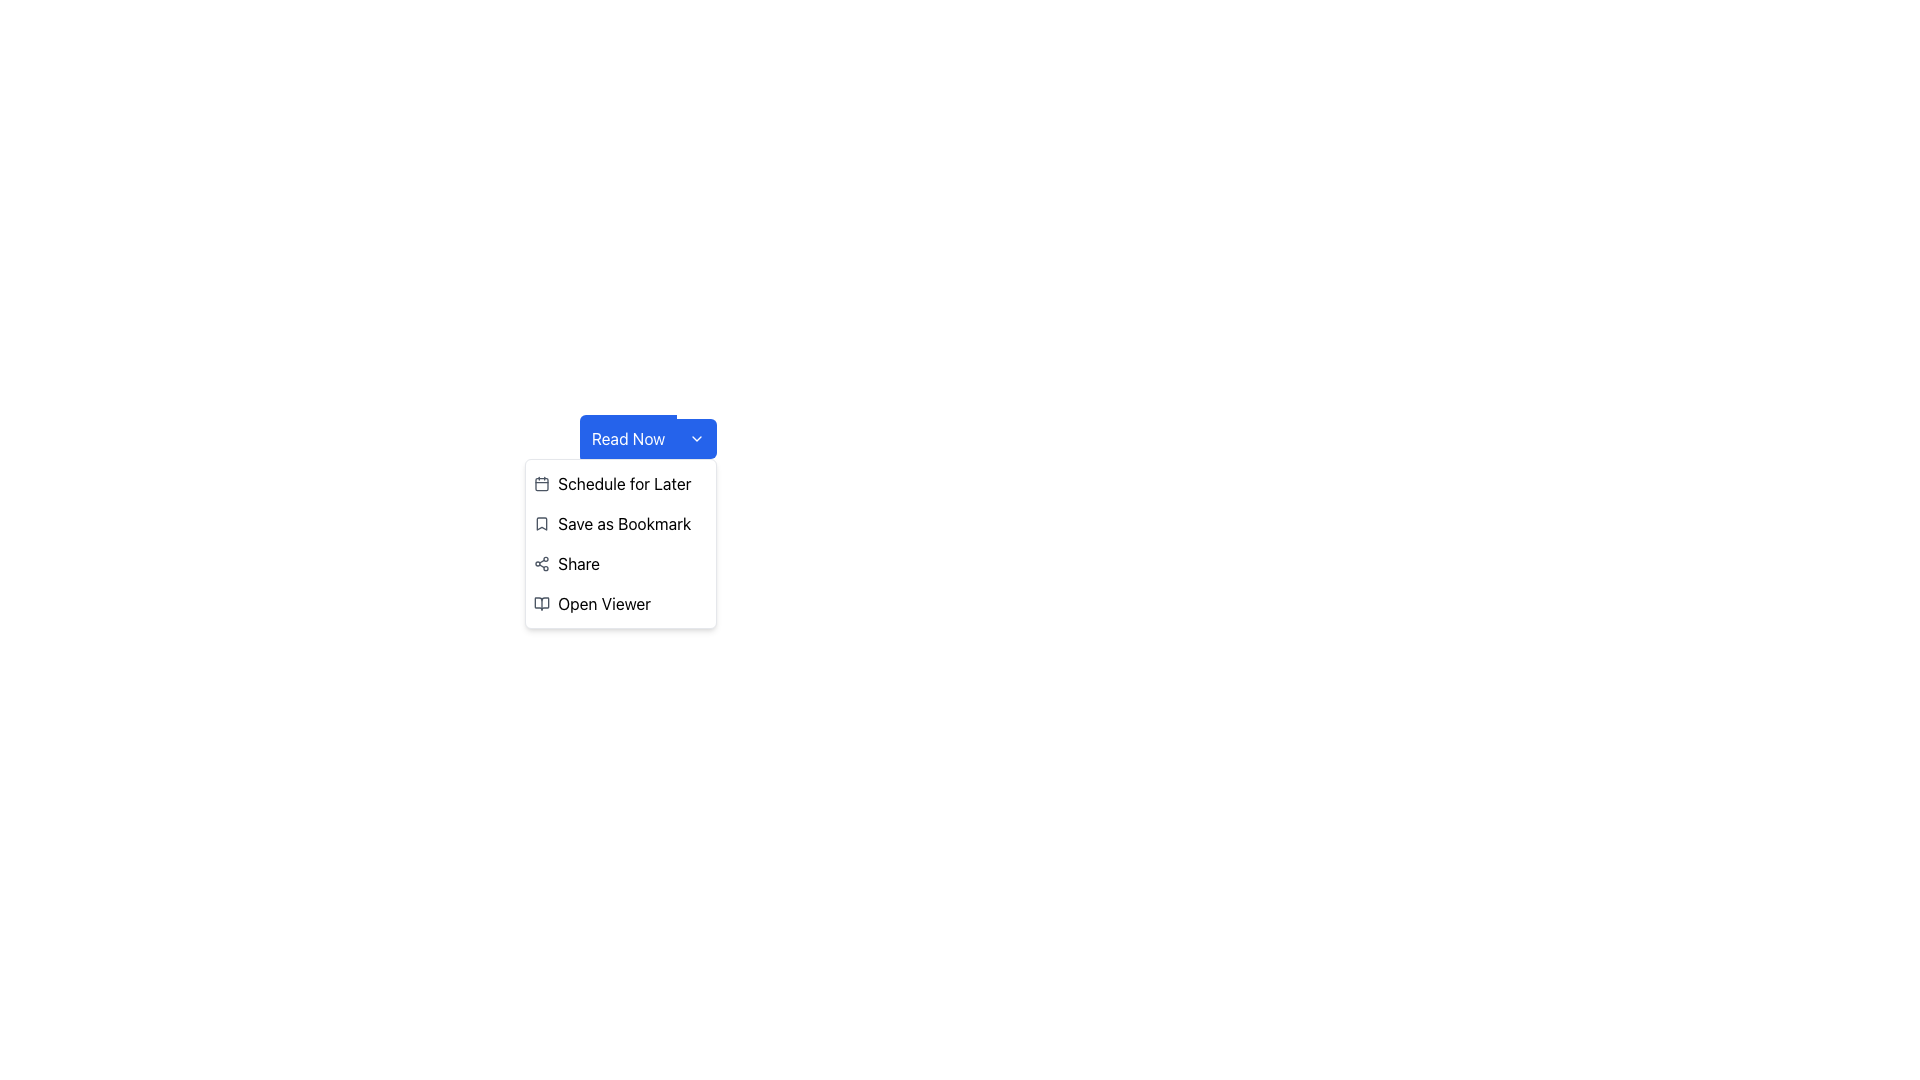 The height and width of the screenshot is (1080, 1920). What do you see at coordinates (542, 603) in the screenshot?
I see `the 'Open Viewer' icon, which is located to the left of the text label 'Open Viewer' in the last menu item of the dropdown options` at bounding box center [542, 603].